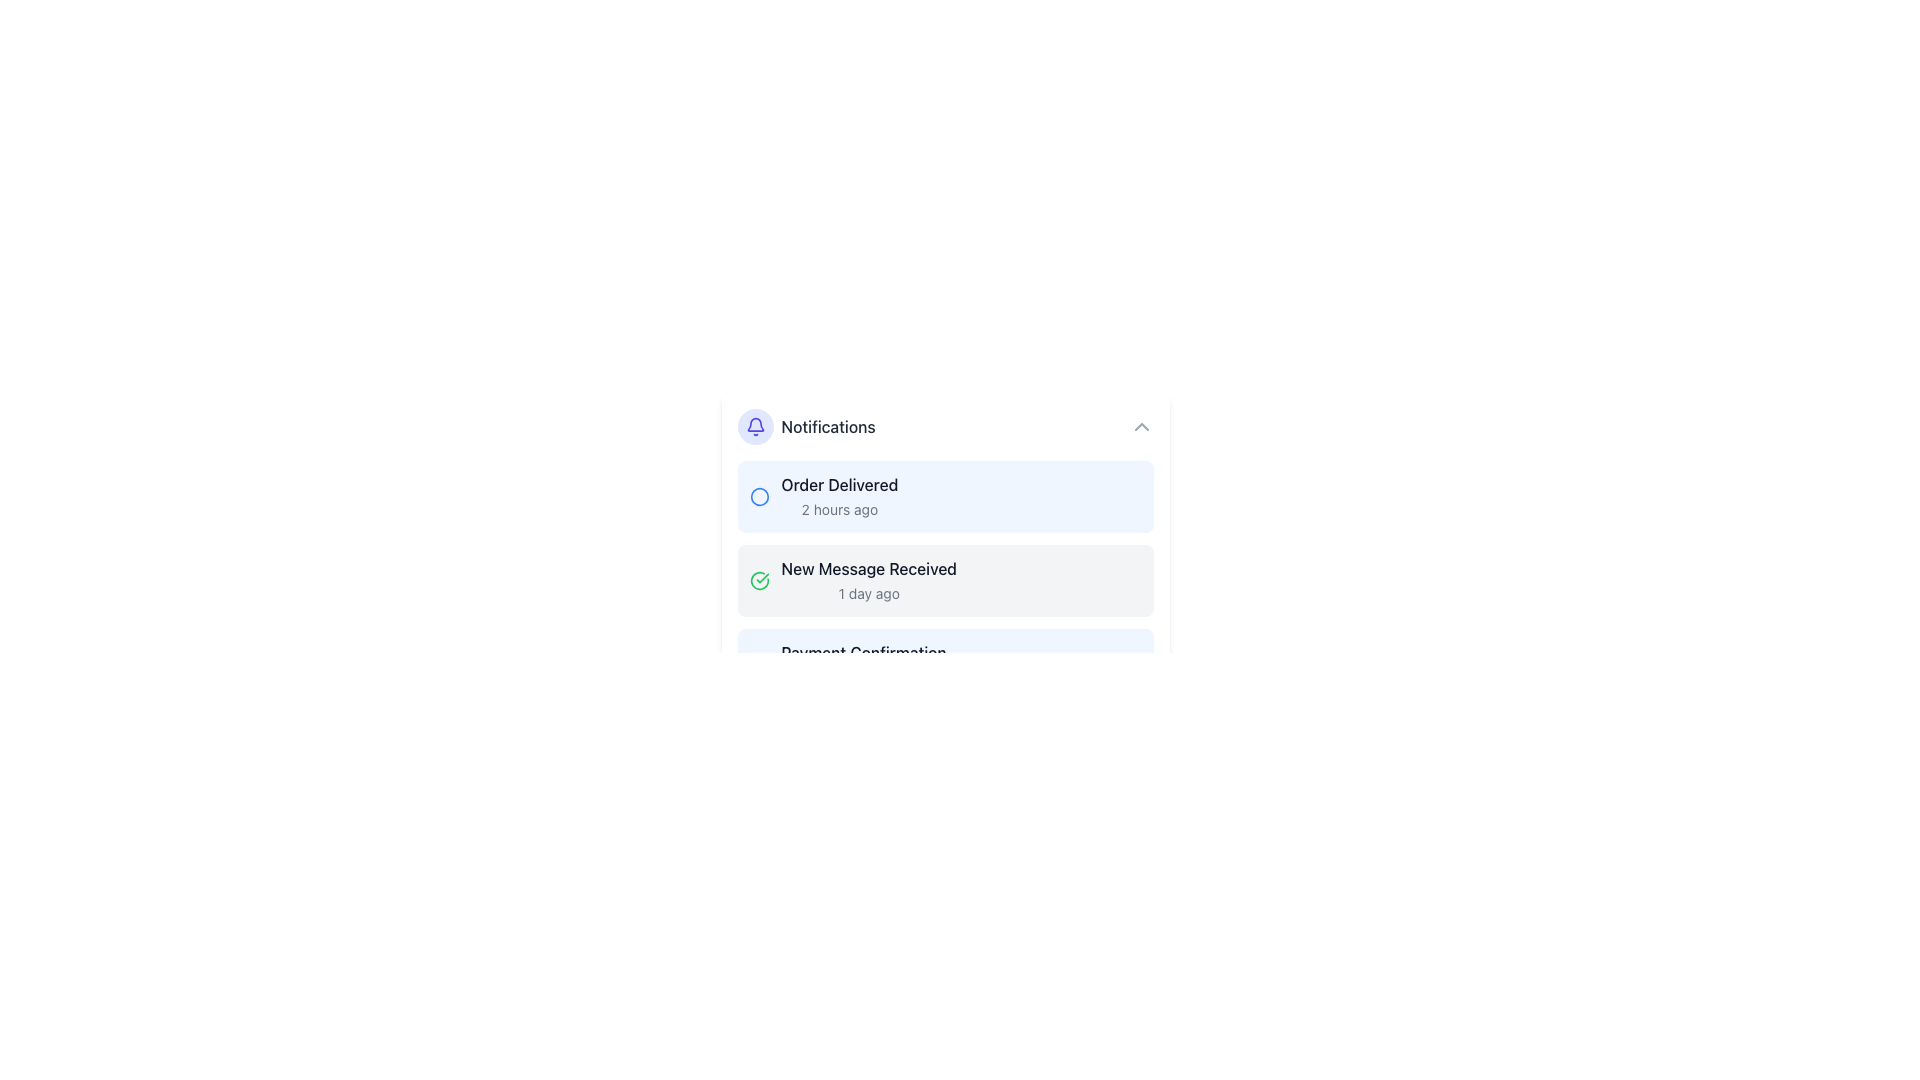 This screenshot has height=1080, width=1920. What do you see at coordinates (1141, 426) in the screenshot?
I see `the chevron-shaped toggle button located on the far right side of the 'Notifications' horizontal bar` at bounding box center [1141, 426].